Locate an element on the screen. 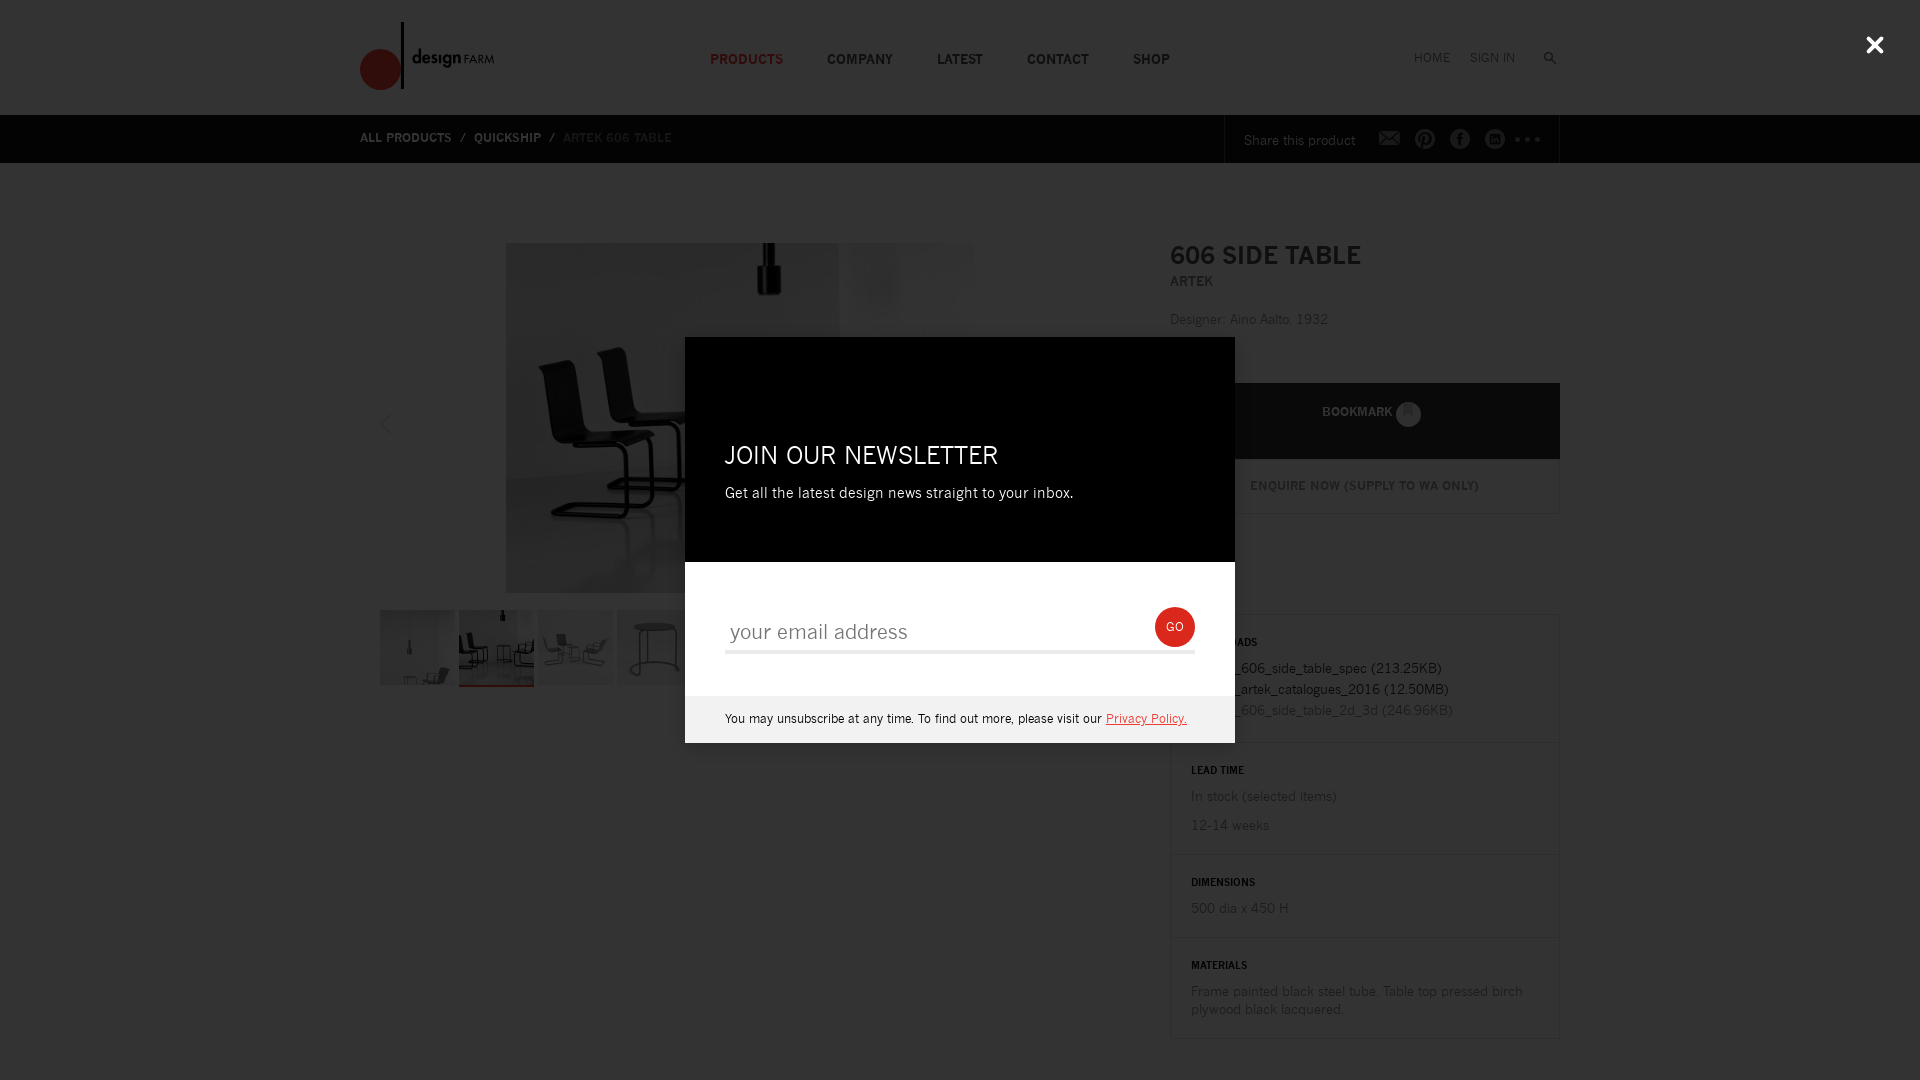  'CONTACT' is located at coordinates (1056, 49).